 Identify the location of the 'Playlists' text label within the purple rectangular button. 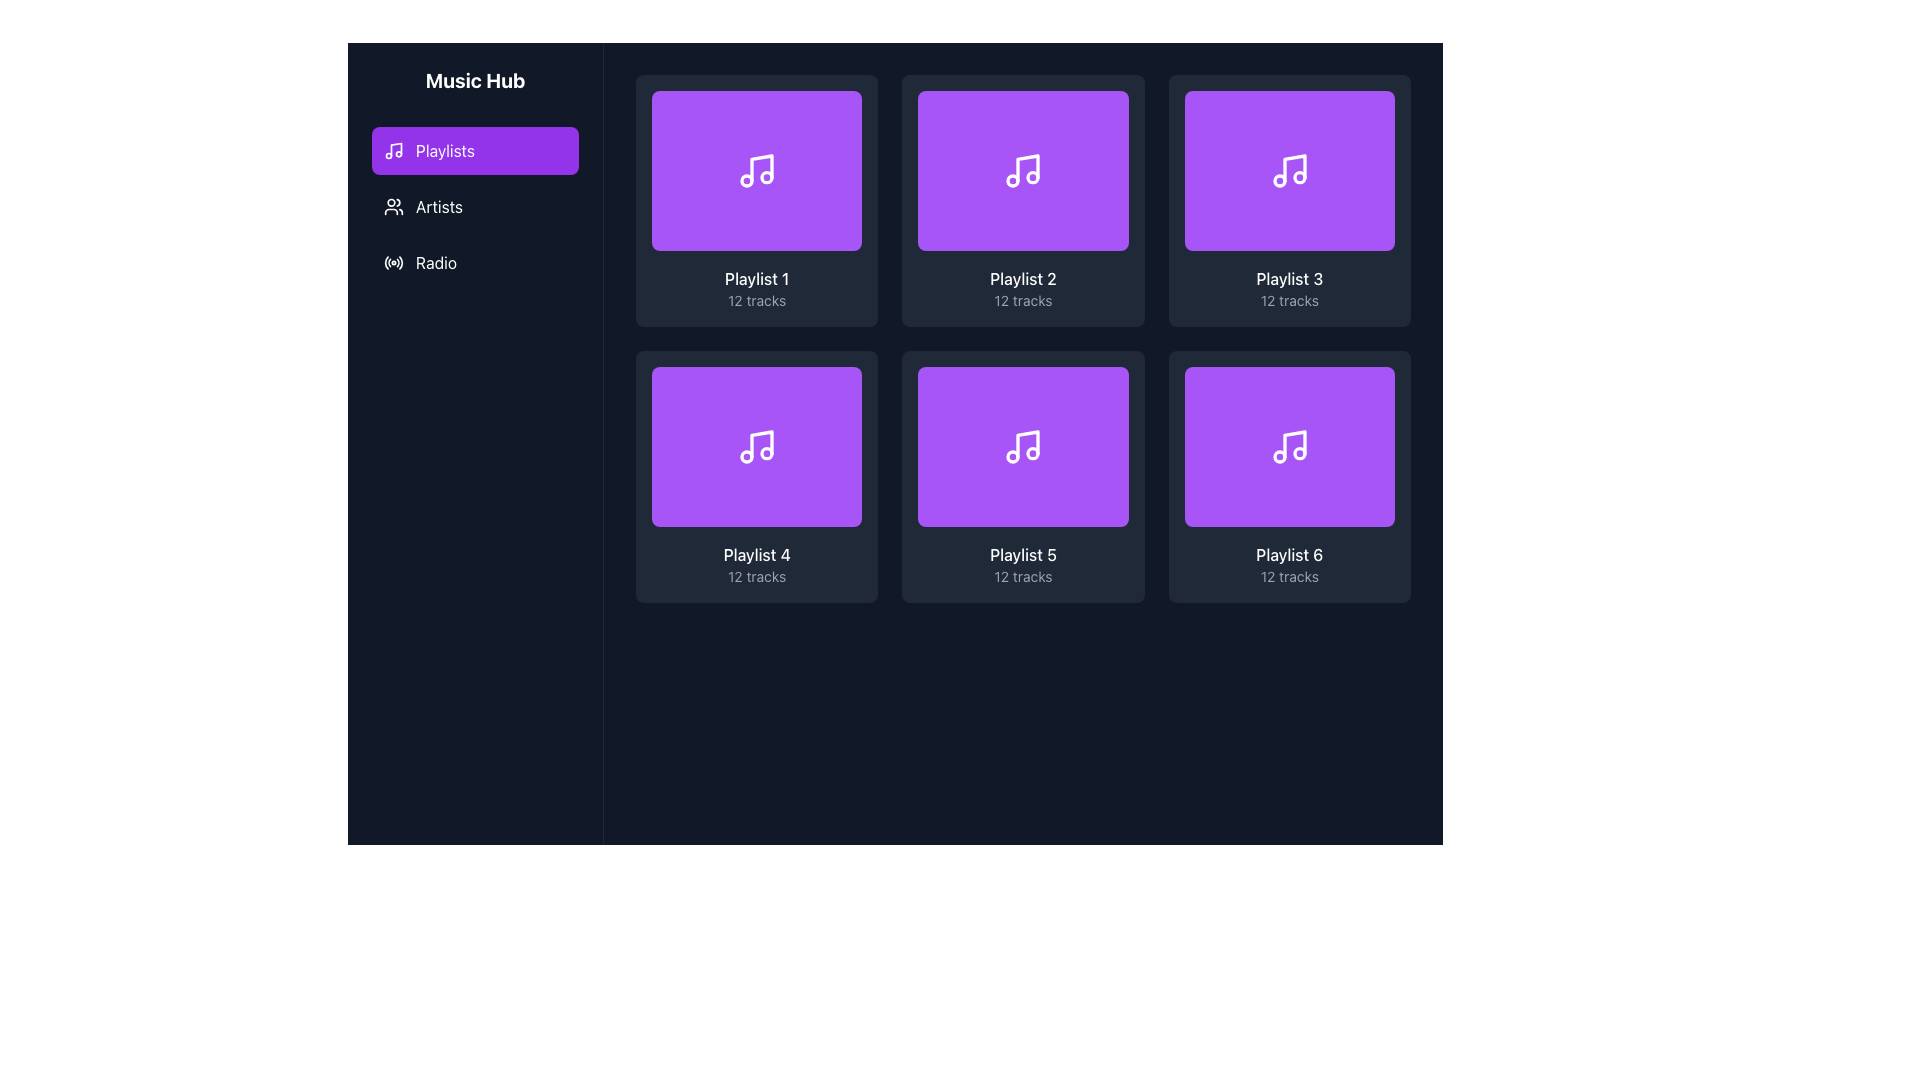
(444, 149).